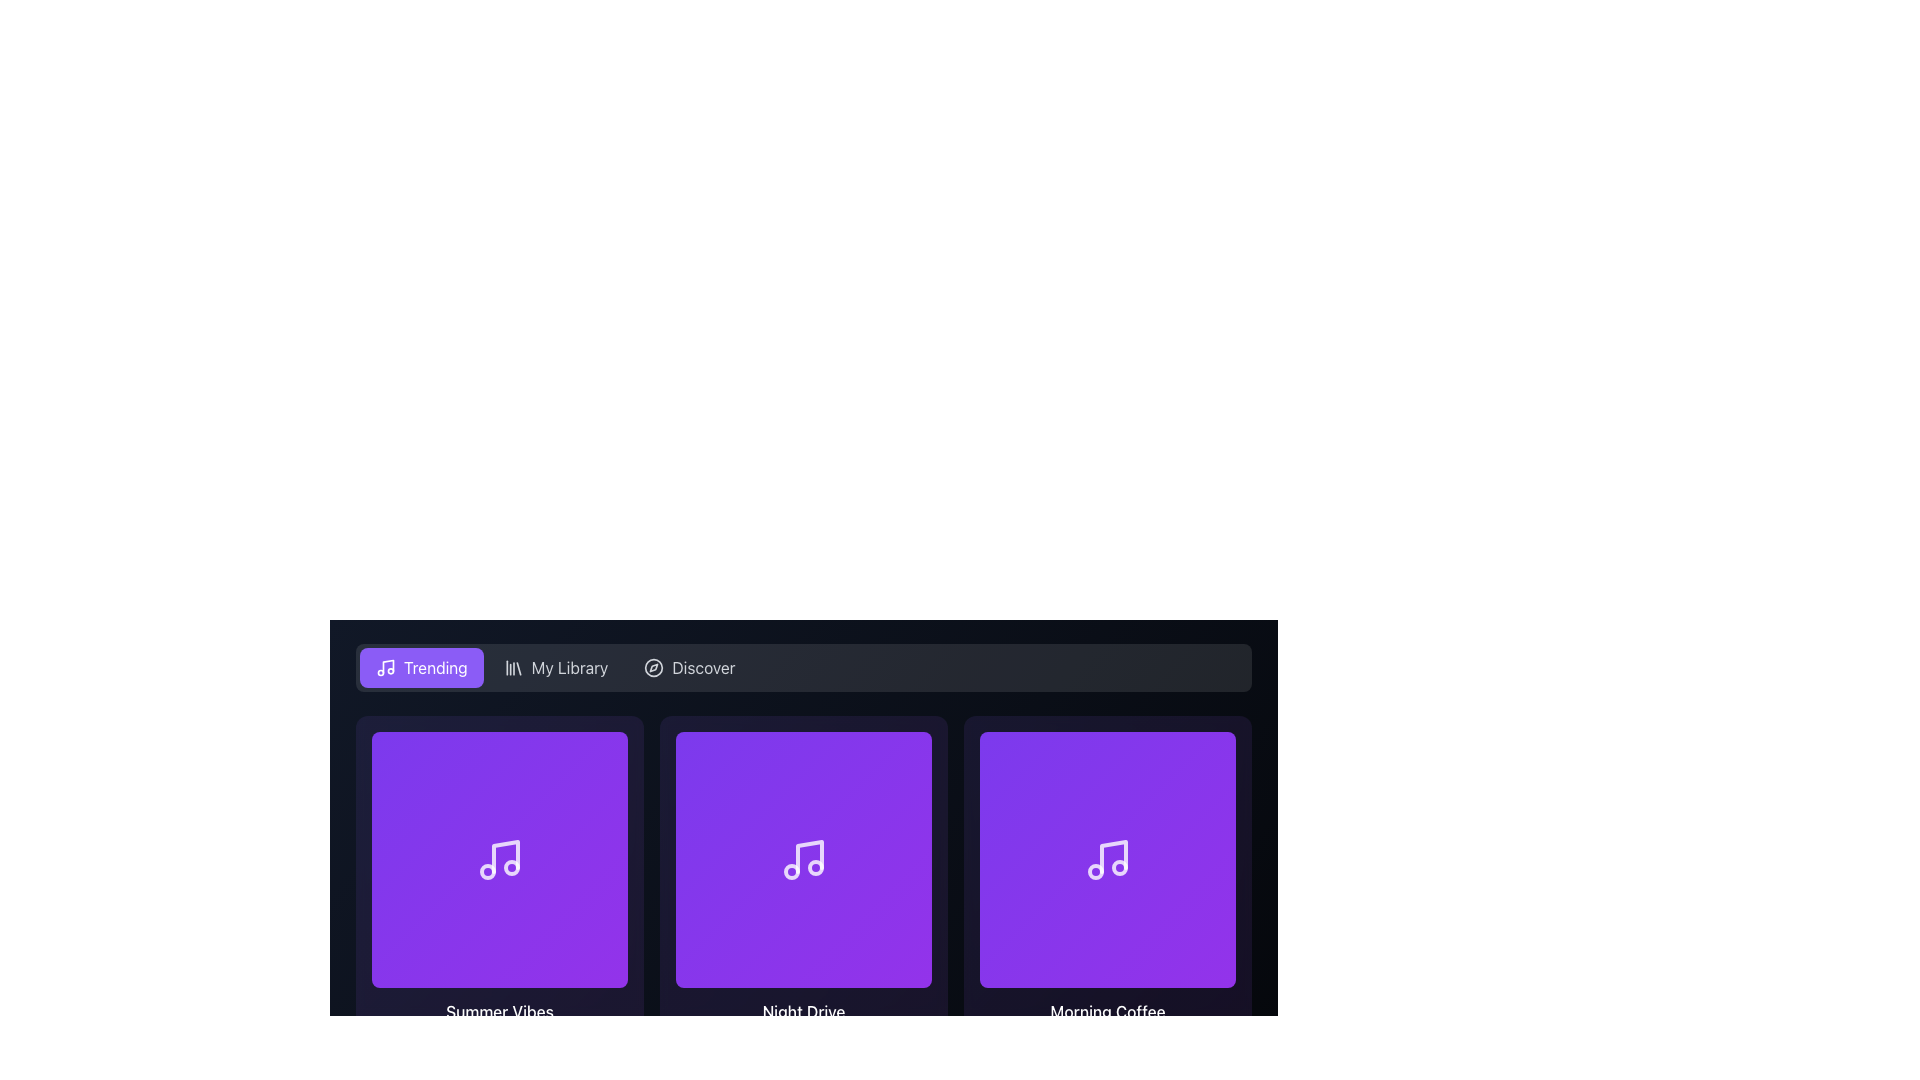 The image size is (1920, 1080). What do you see at coordinates (499, 859) in the screenshot?
I see `the music-related icon located in the first card of the 'Trending' section` at bounding box center [499, 859].